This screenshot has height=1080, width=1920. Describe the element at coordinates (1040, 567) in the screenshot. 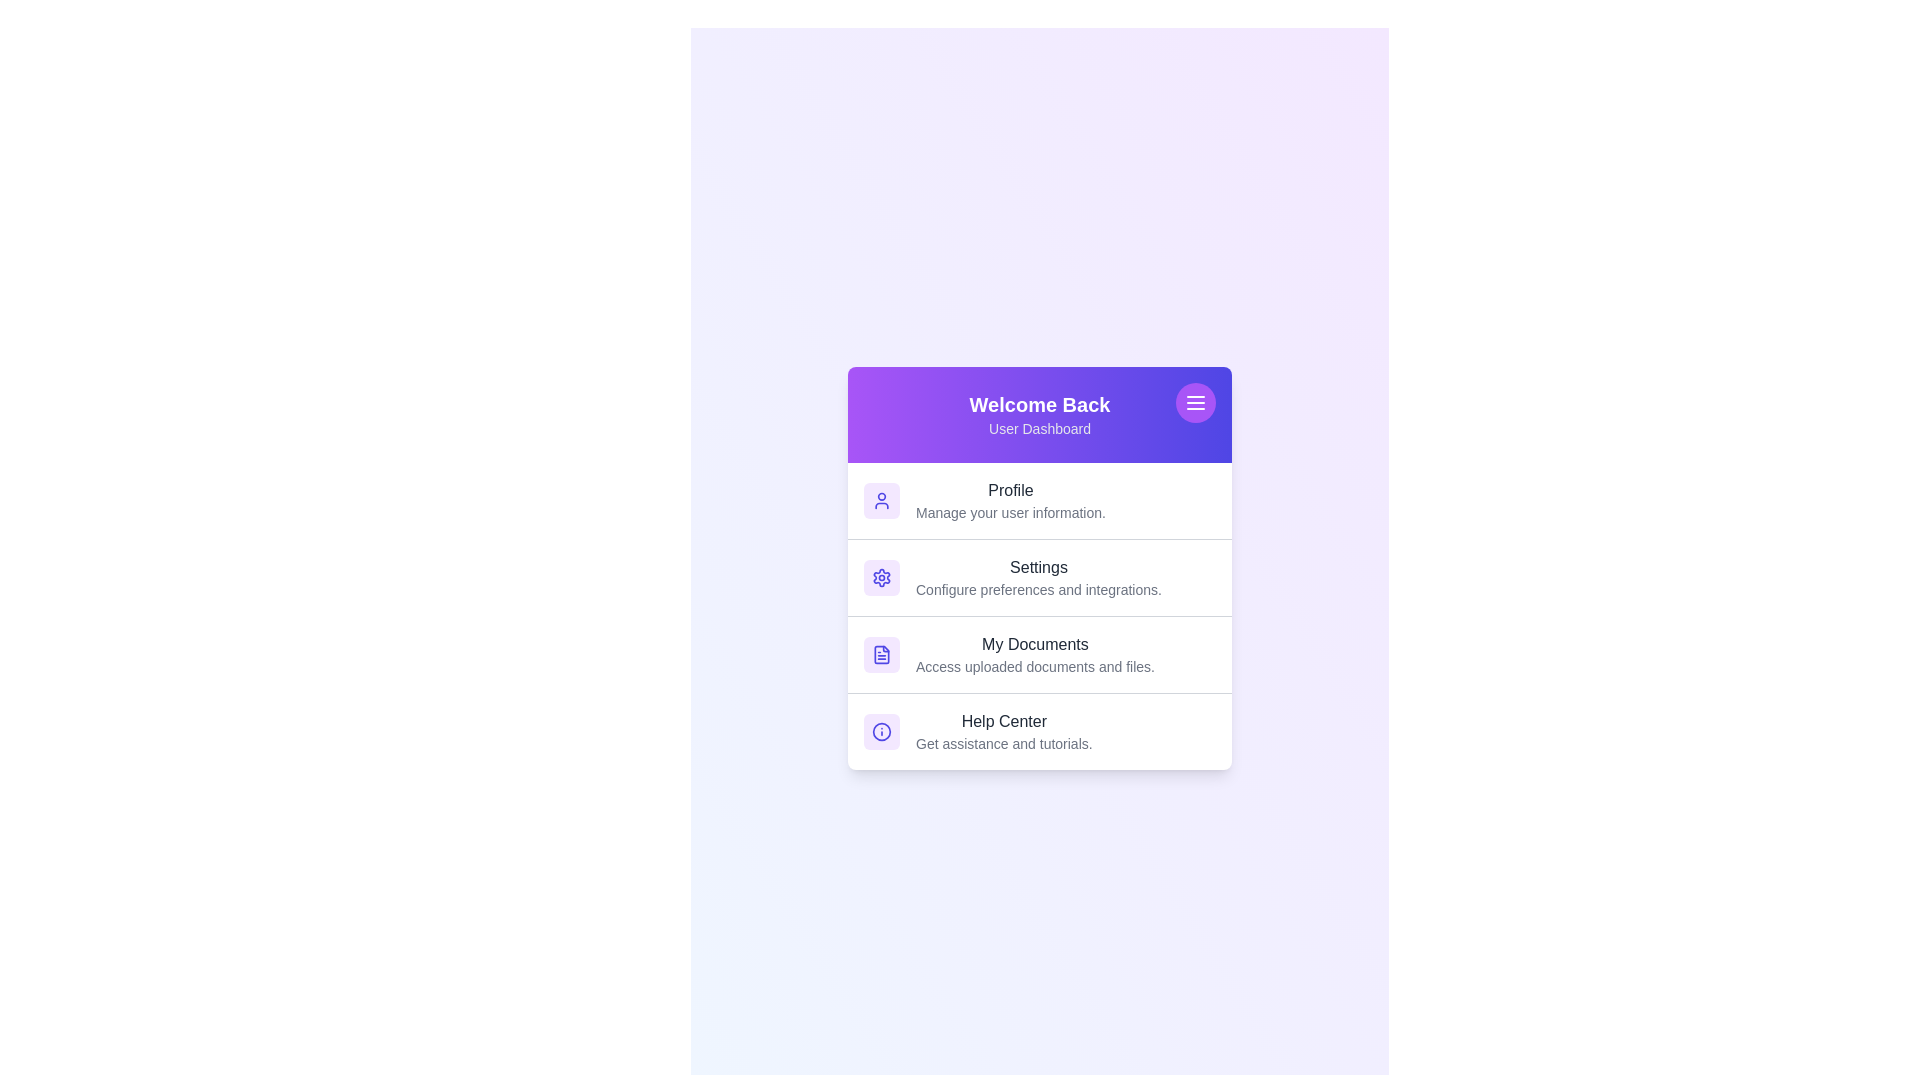

I see `the text of the list item Settings` at that location.